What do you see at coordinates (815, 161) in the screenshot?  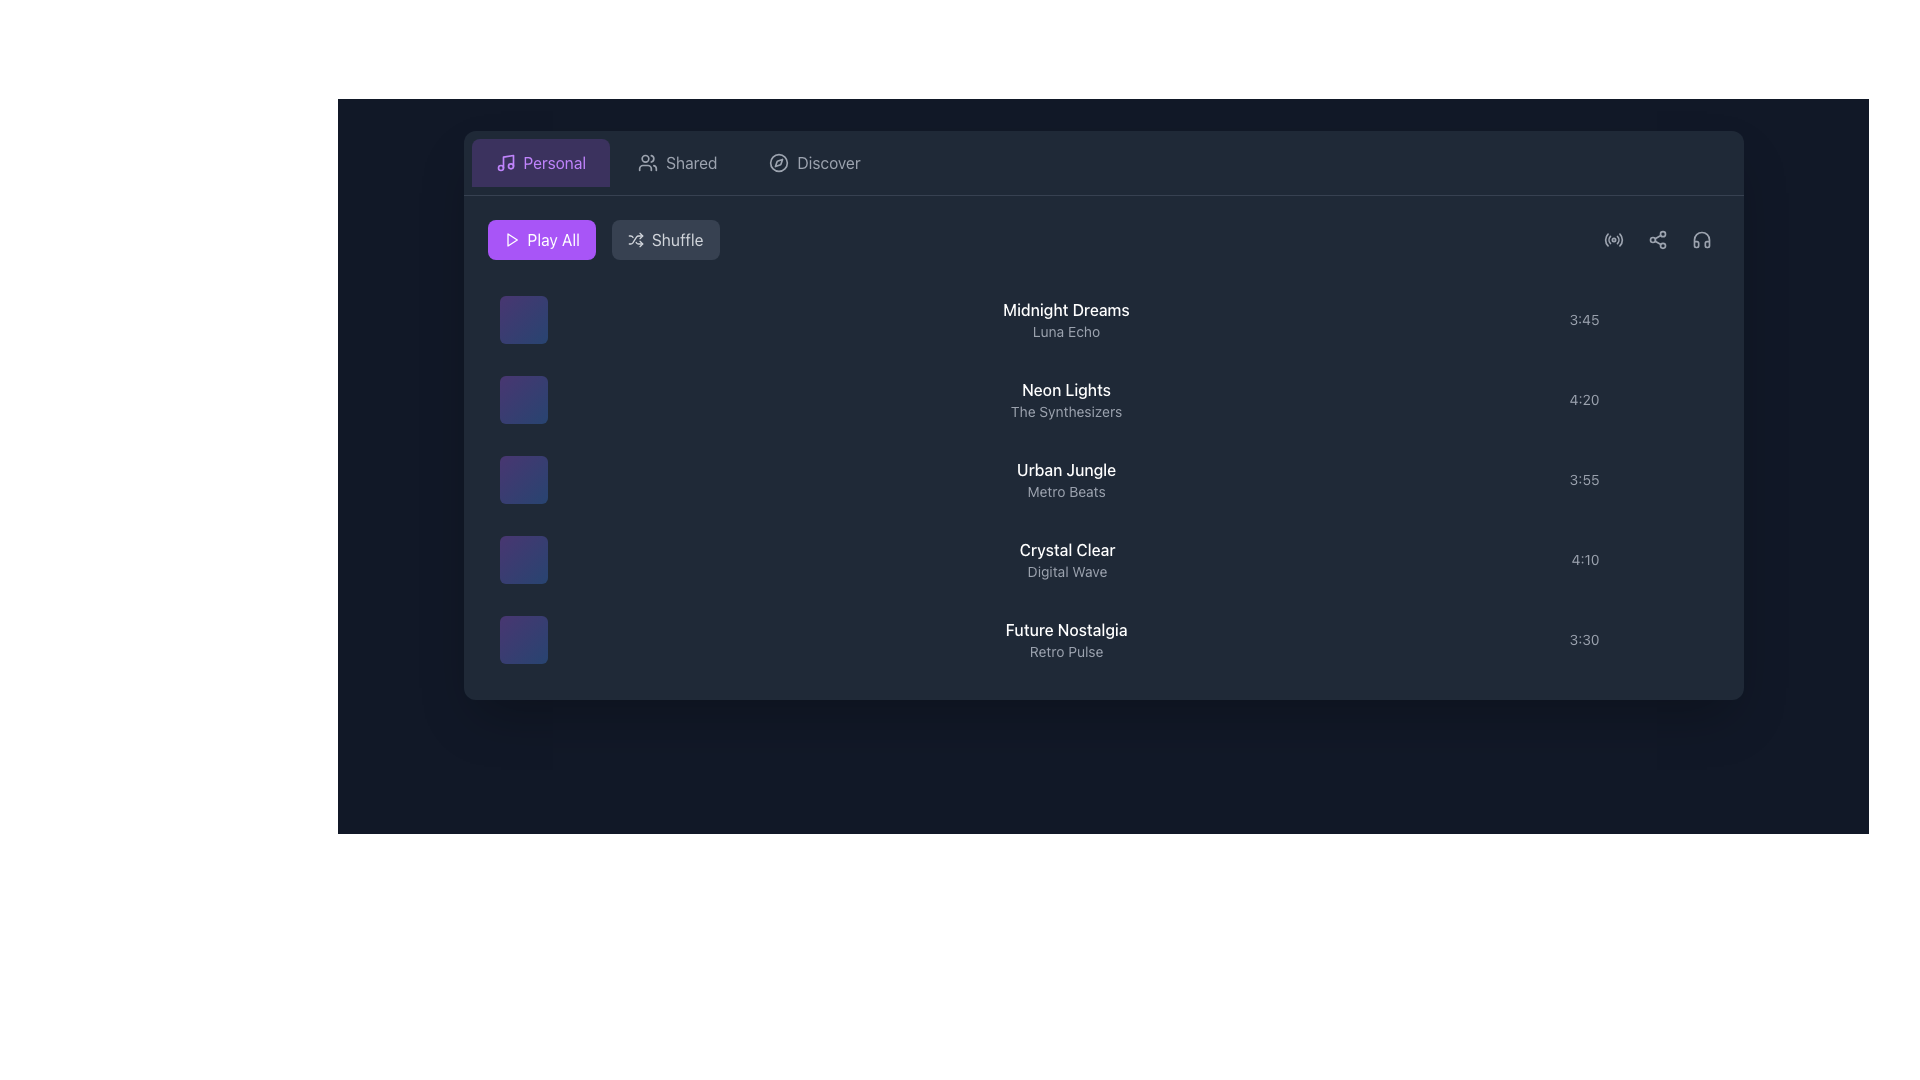 I see `the third button in the navigation row to switch the view to the 'Discover' section of the application` at bounding box center [815, 161].